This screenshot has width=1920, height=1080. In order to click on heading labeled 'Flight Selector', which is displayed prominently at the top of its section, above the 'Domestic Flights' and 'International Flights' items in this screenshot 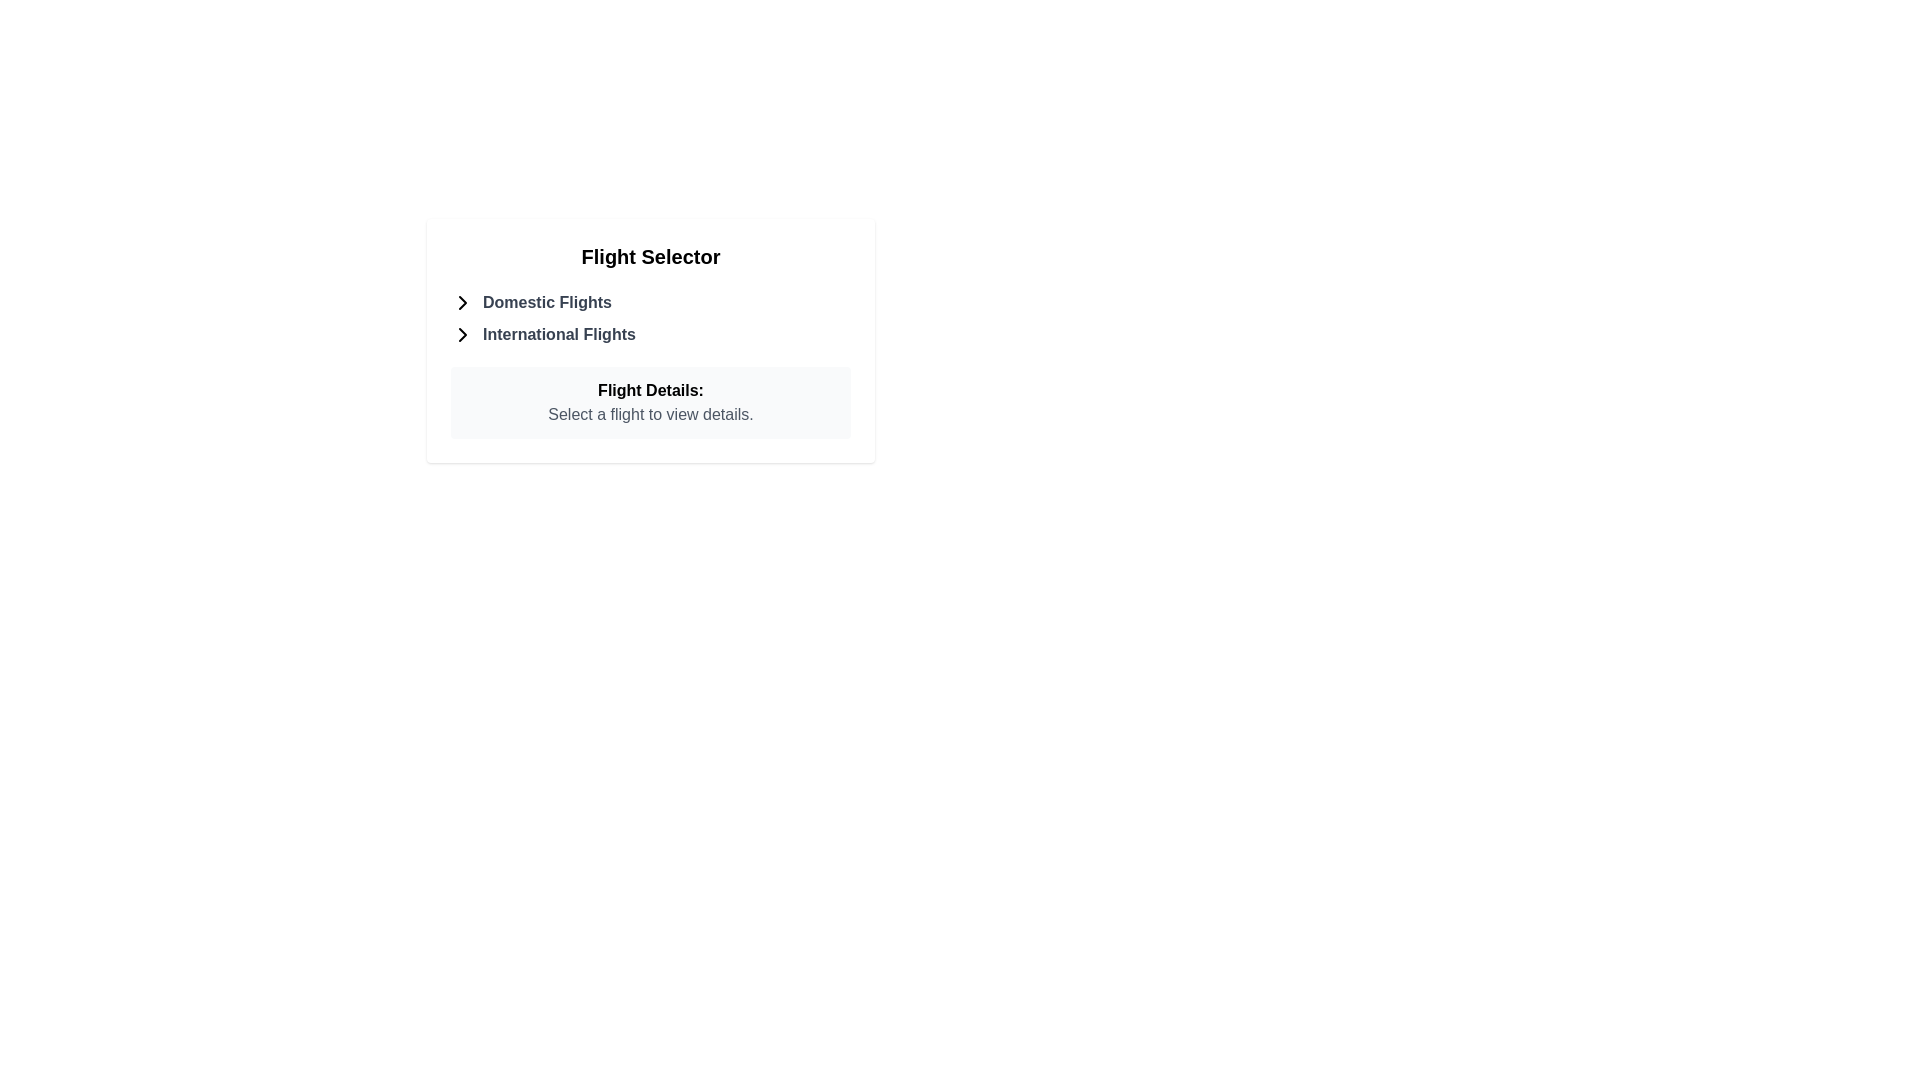, I will do `click(651, 256)`.